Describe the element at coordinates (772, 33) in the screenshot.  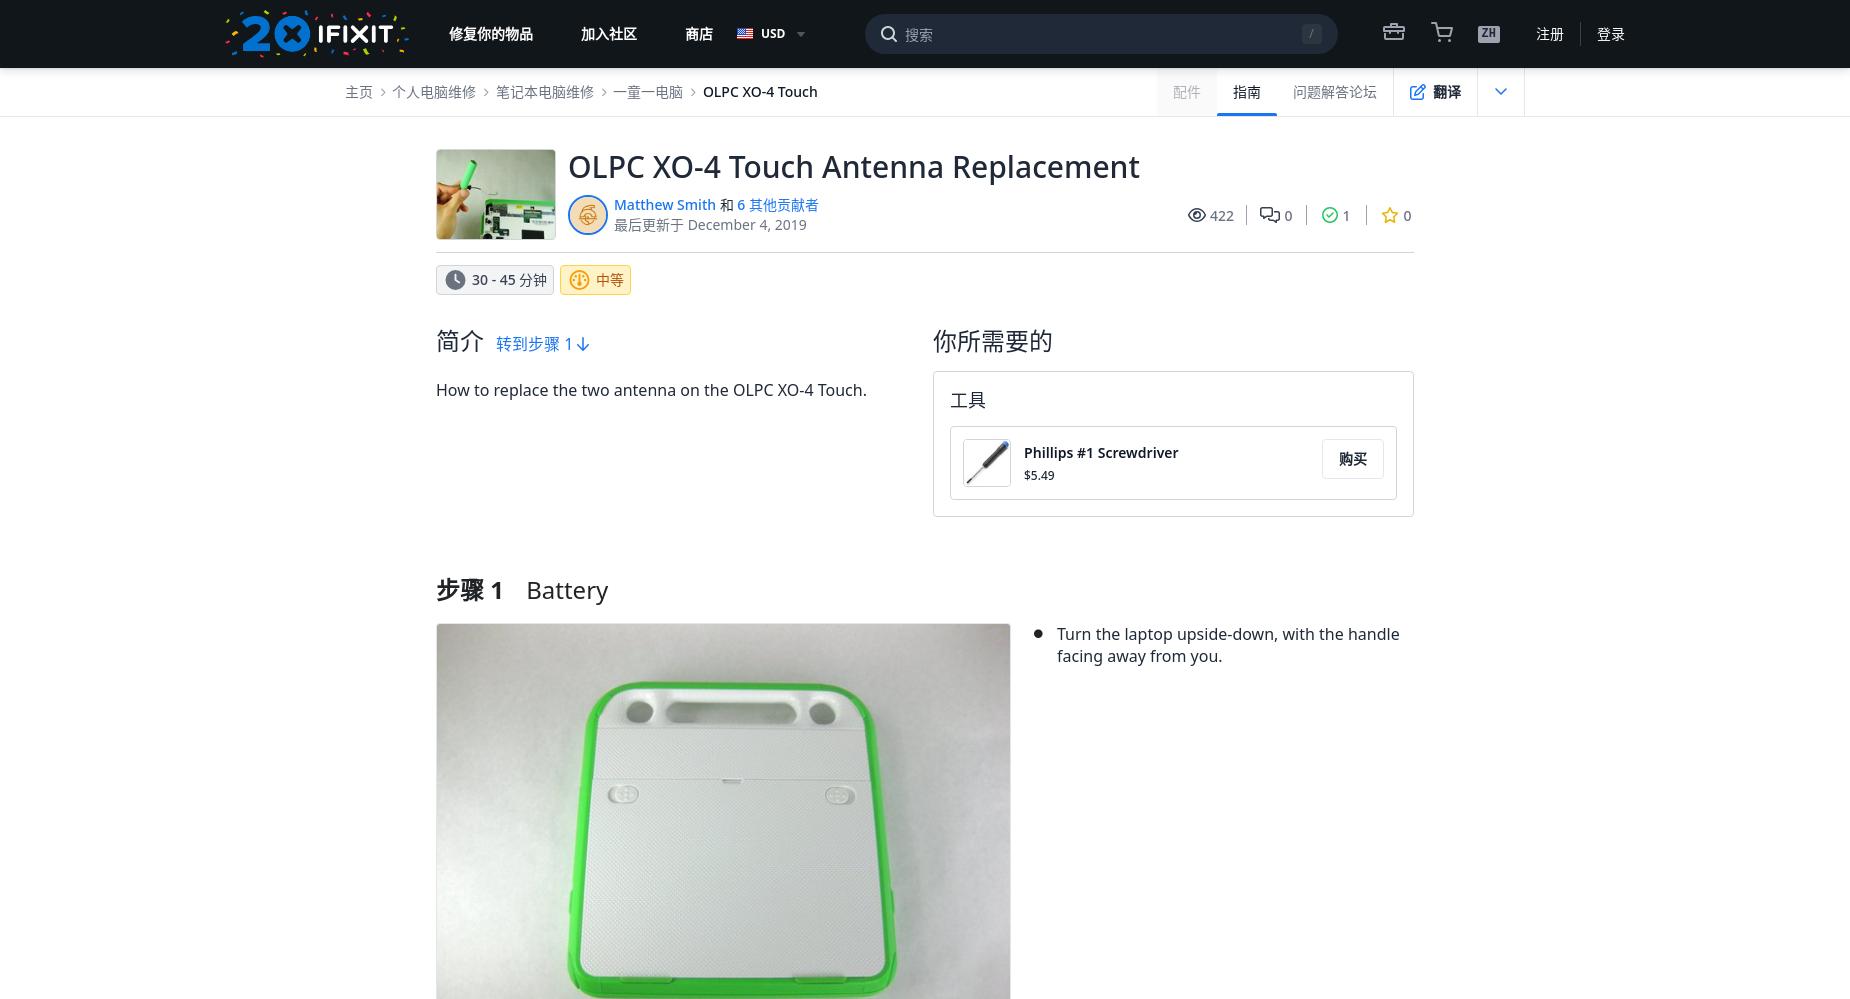
I see `'USD'` at that location.